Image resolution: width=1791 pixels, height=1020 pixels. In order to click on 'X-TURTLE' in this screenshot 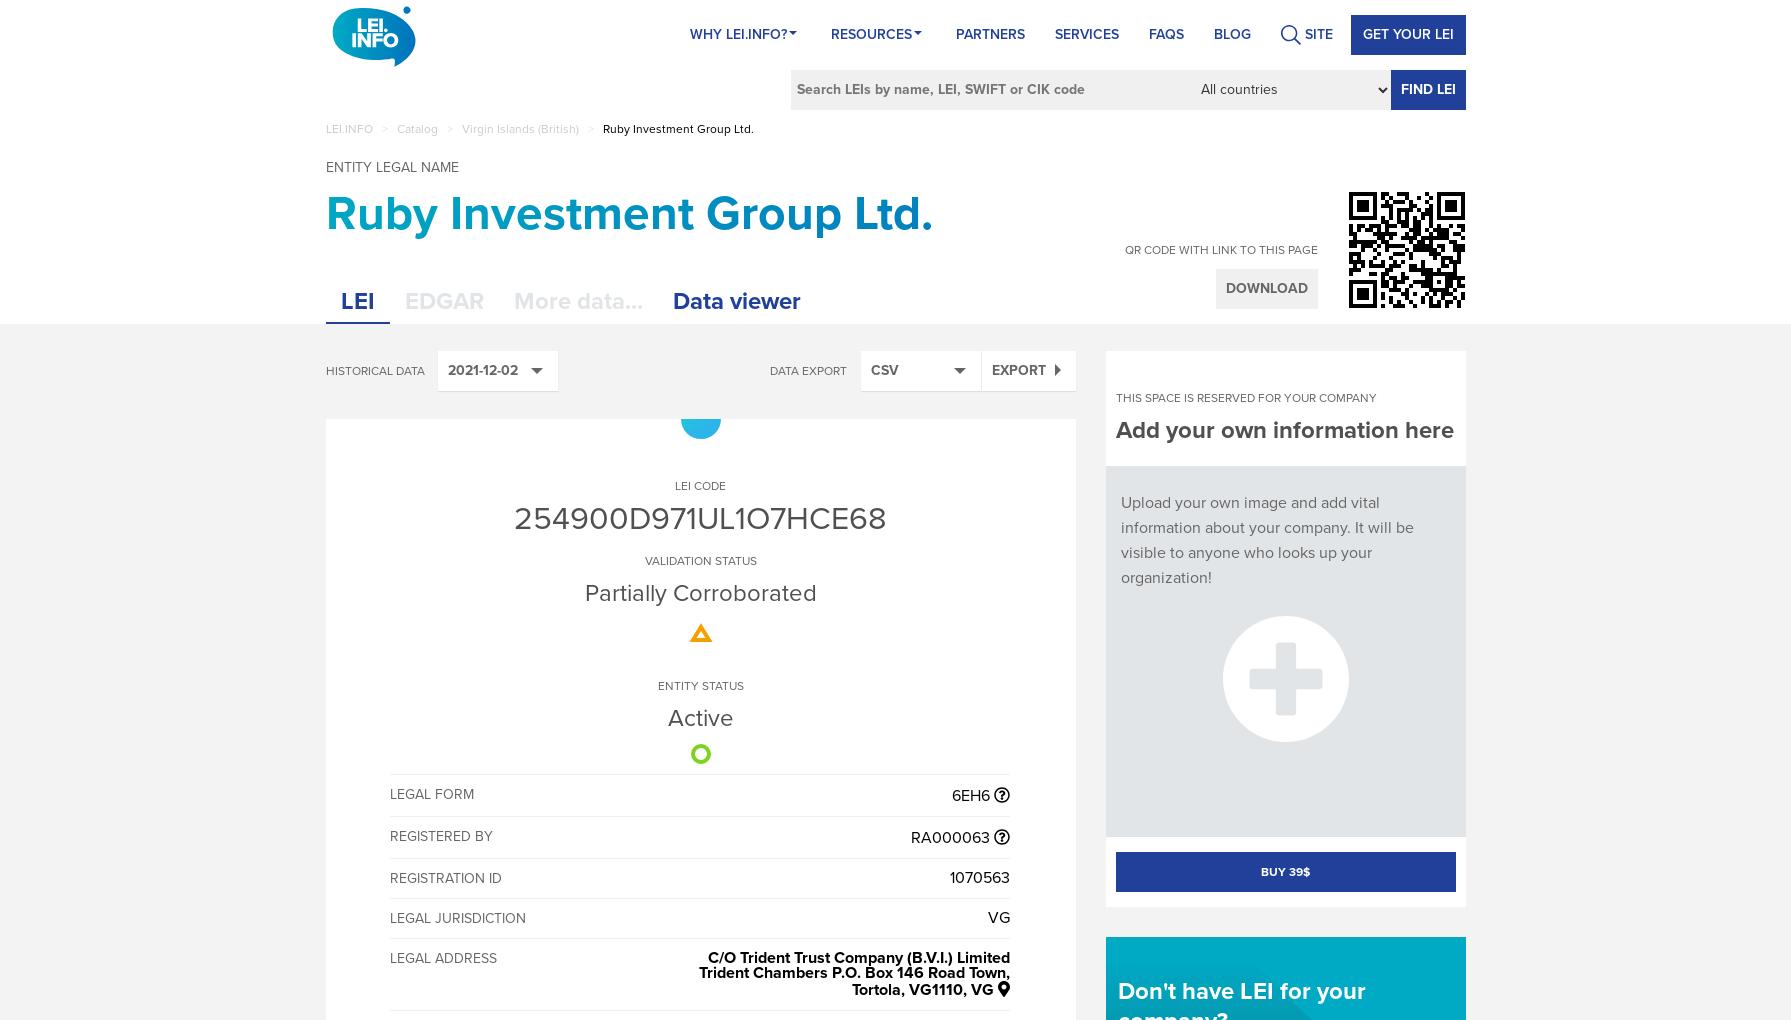, I will do `click(900, 931)`.